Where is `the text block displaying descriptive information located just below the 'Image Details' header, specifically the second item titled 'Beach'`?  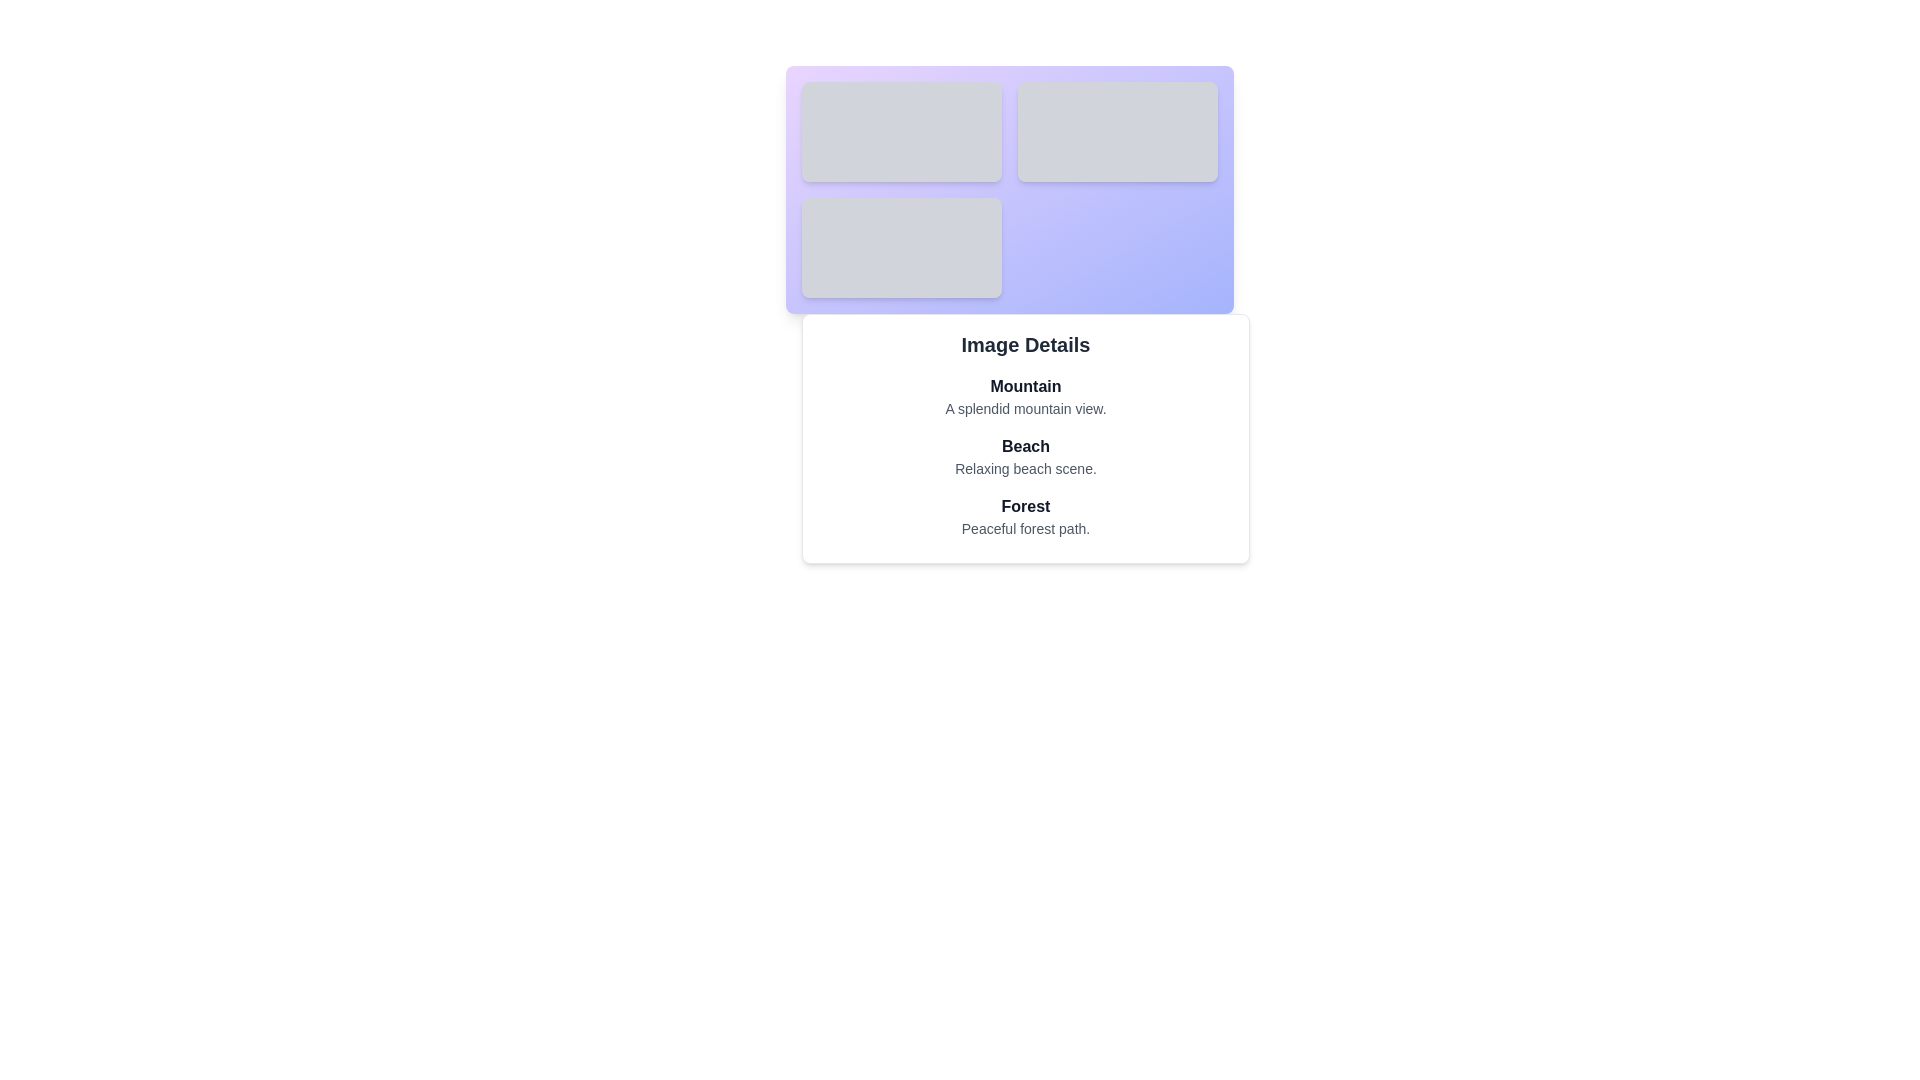
the text block displaying descriptive information located just below the 'Image Details' header, specifically the second item titled 'Beach' is located at coordinates (1026, 456).